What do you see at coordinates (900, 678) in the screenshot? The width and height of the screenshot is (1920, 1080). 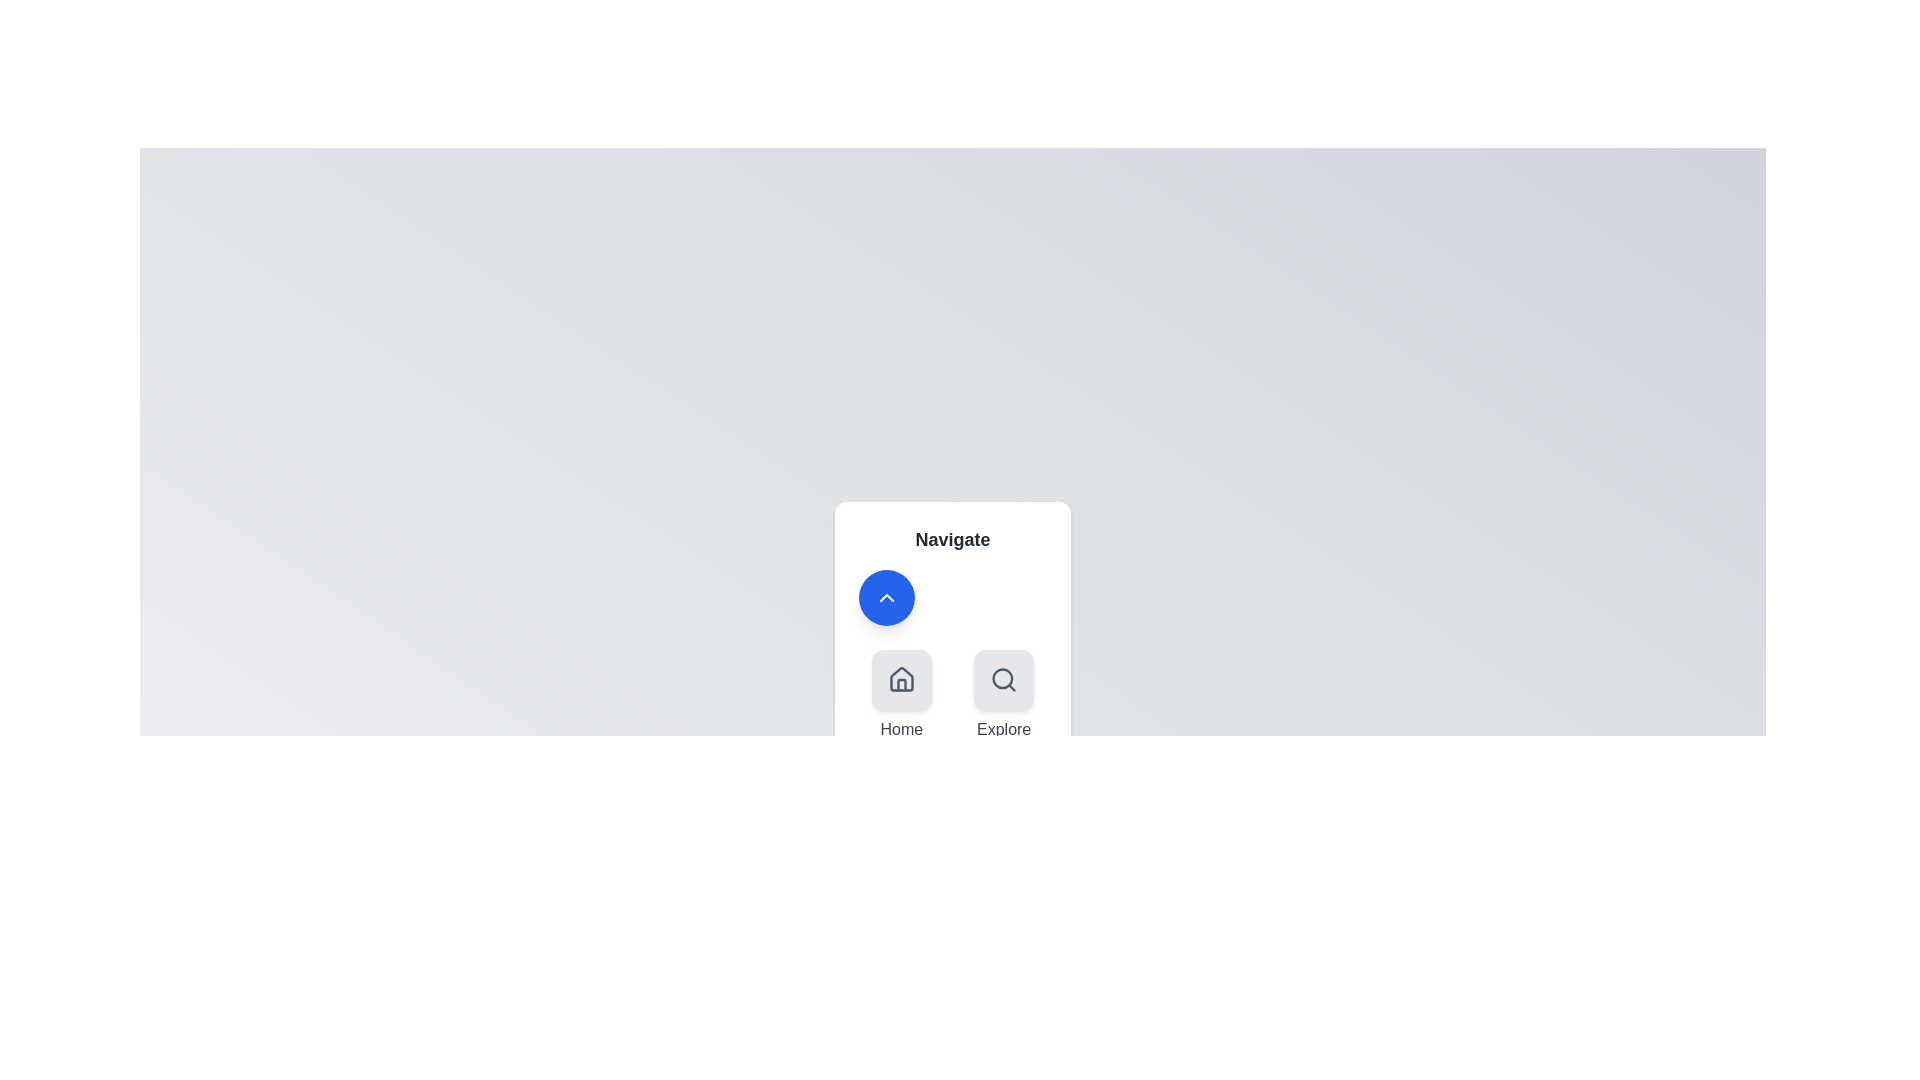 I see `the navigation option Home by clicking its corresponding icon` at bounding box center [900, 678].